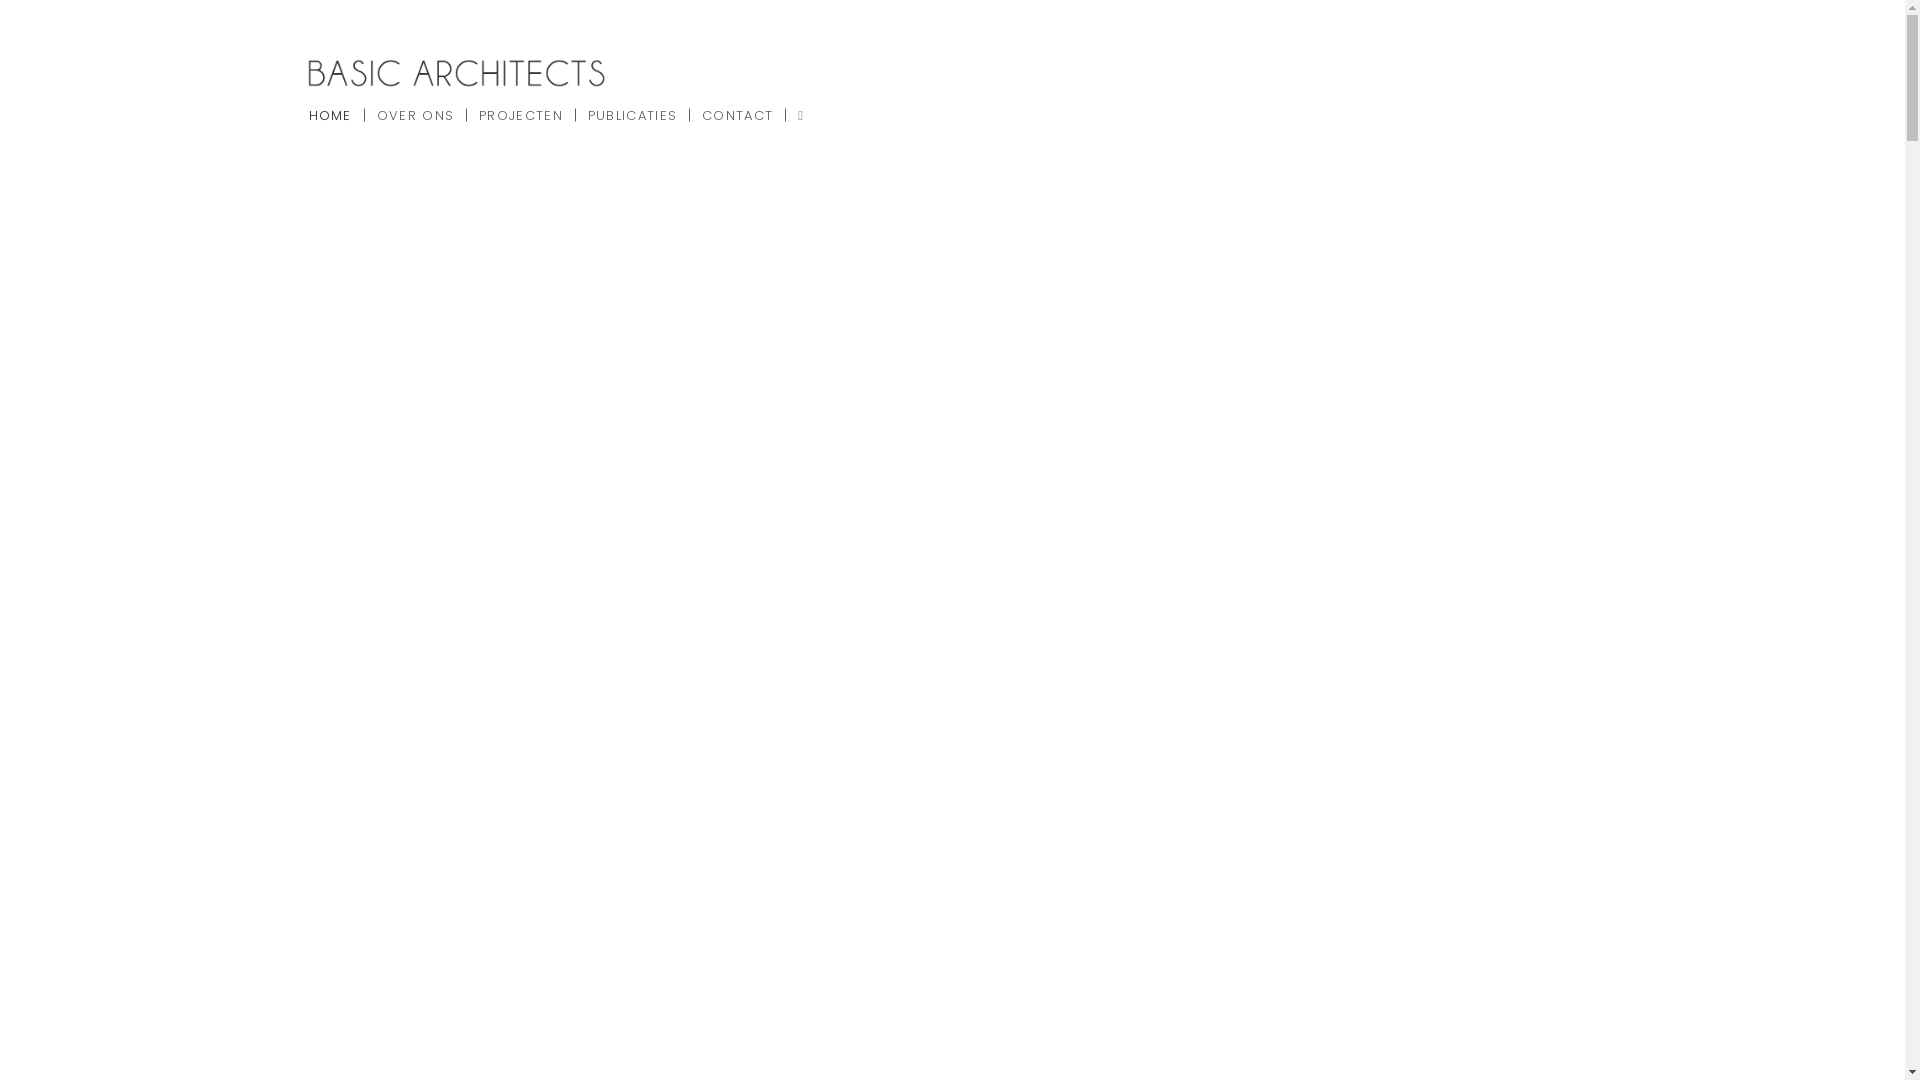  I want to click on 'PUBLICATIES', so click(575, 115).